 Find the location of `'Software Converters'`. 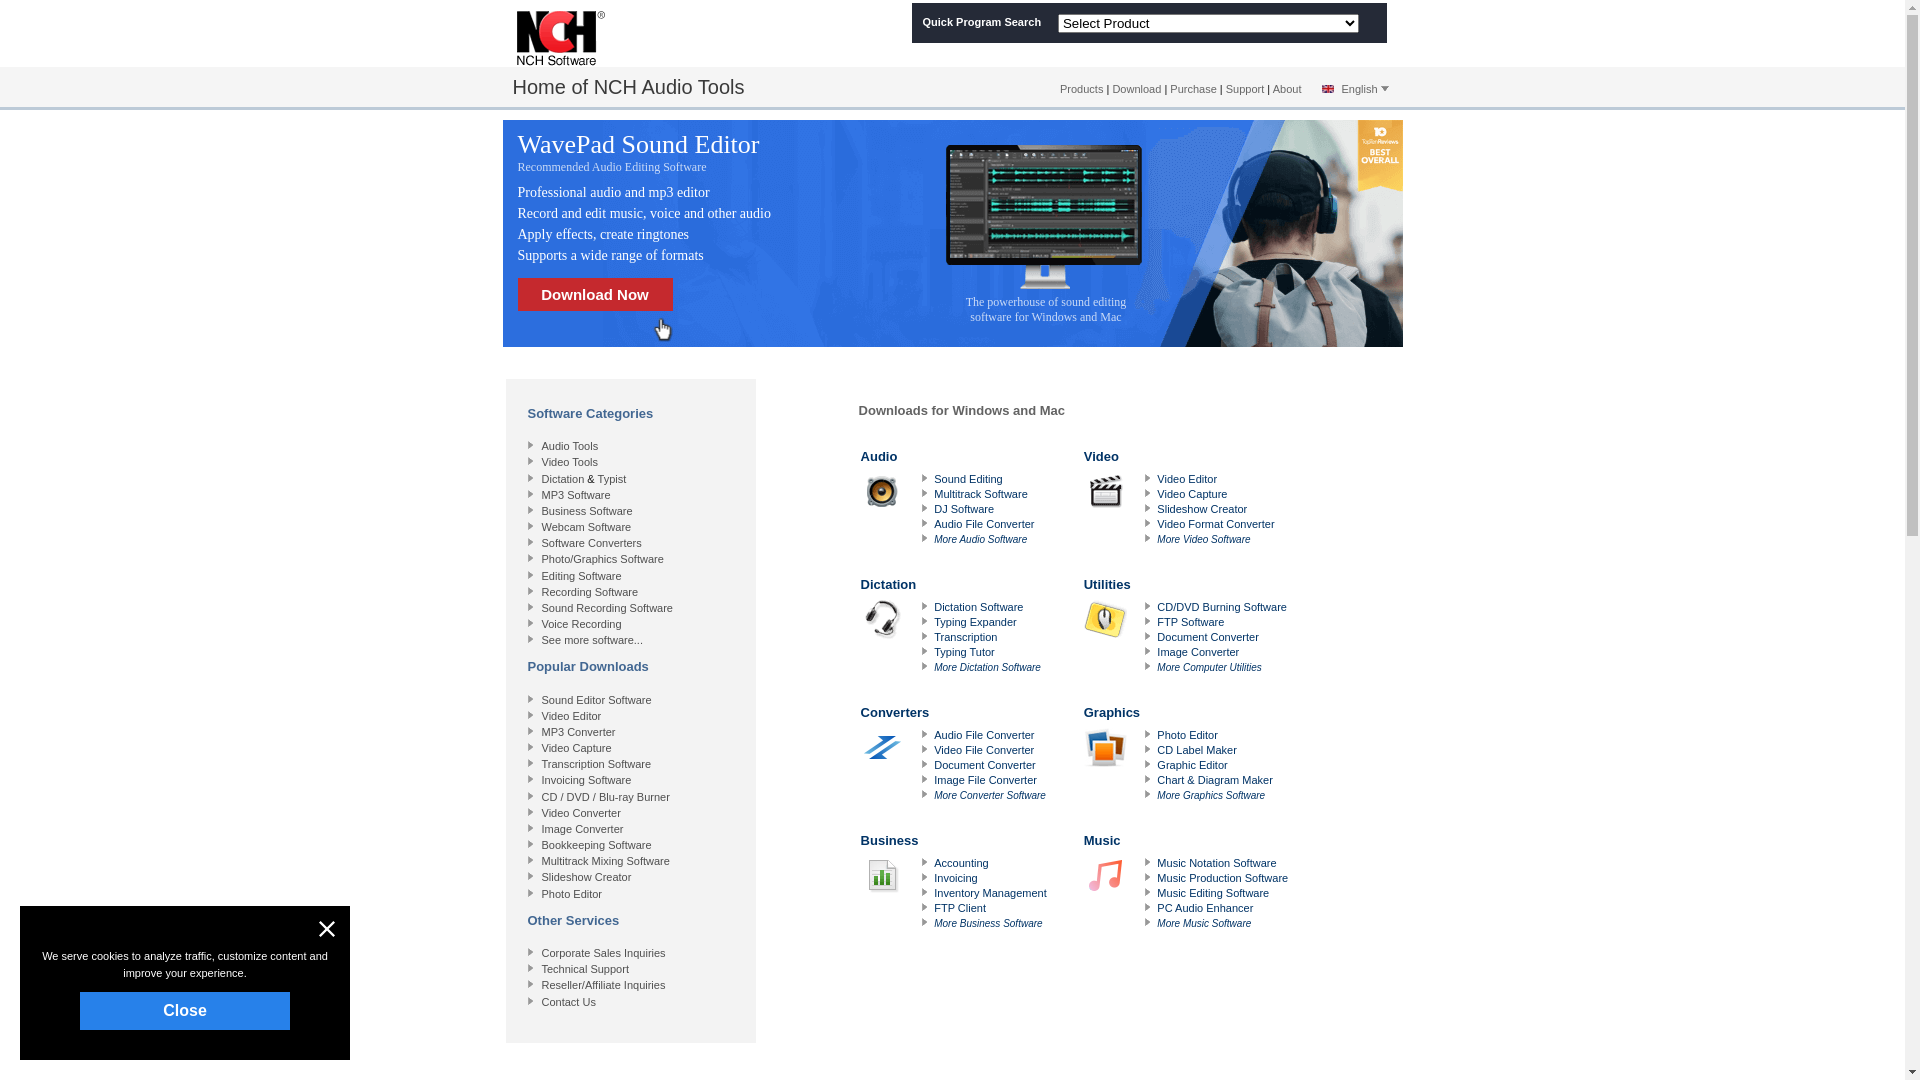

'Software Converters' is located at coordinates (590, 543).